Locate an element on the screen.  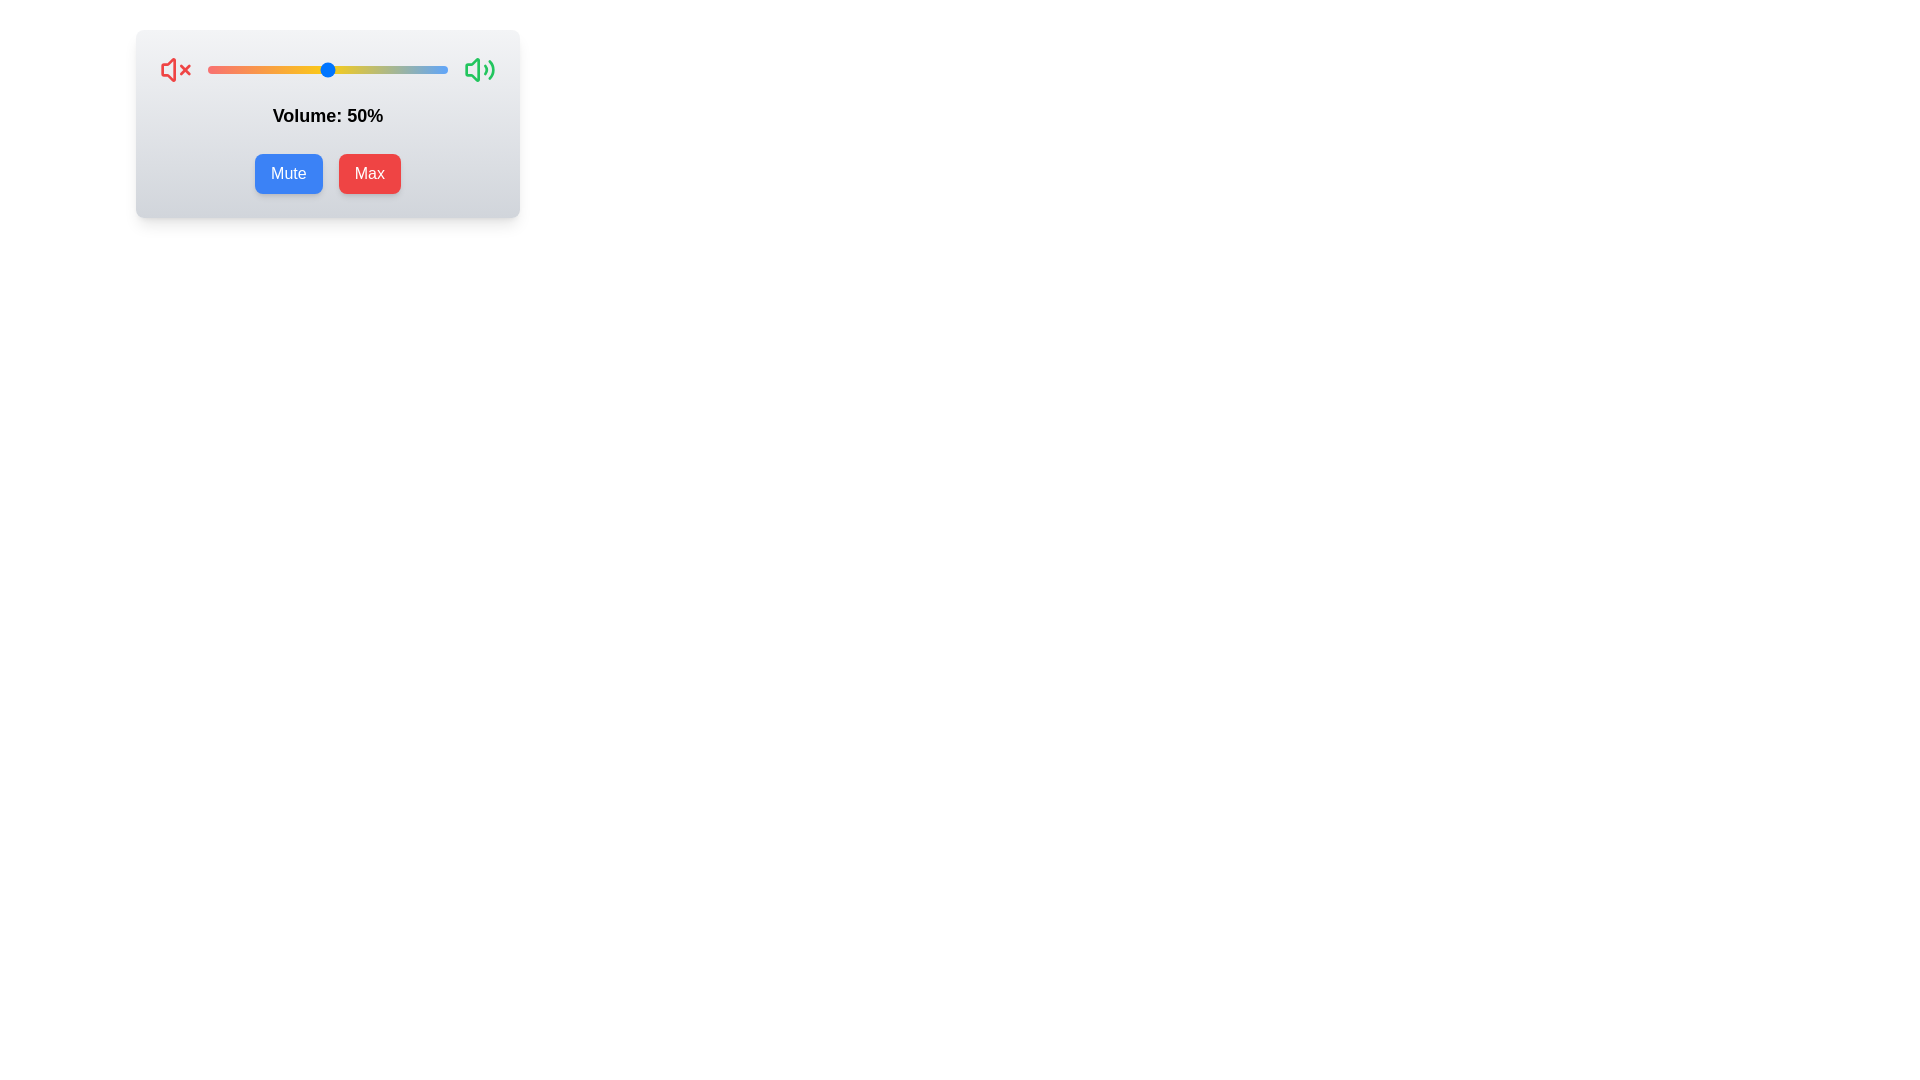
the 'Mute' button is located at coordinates (287, 172).